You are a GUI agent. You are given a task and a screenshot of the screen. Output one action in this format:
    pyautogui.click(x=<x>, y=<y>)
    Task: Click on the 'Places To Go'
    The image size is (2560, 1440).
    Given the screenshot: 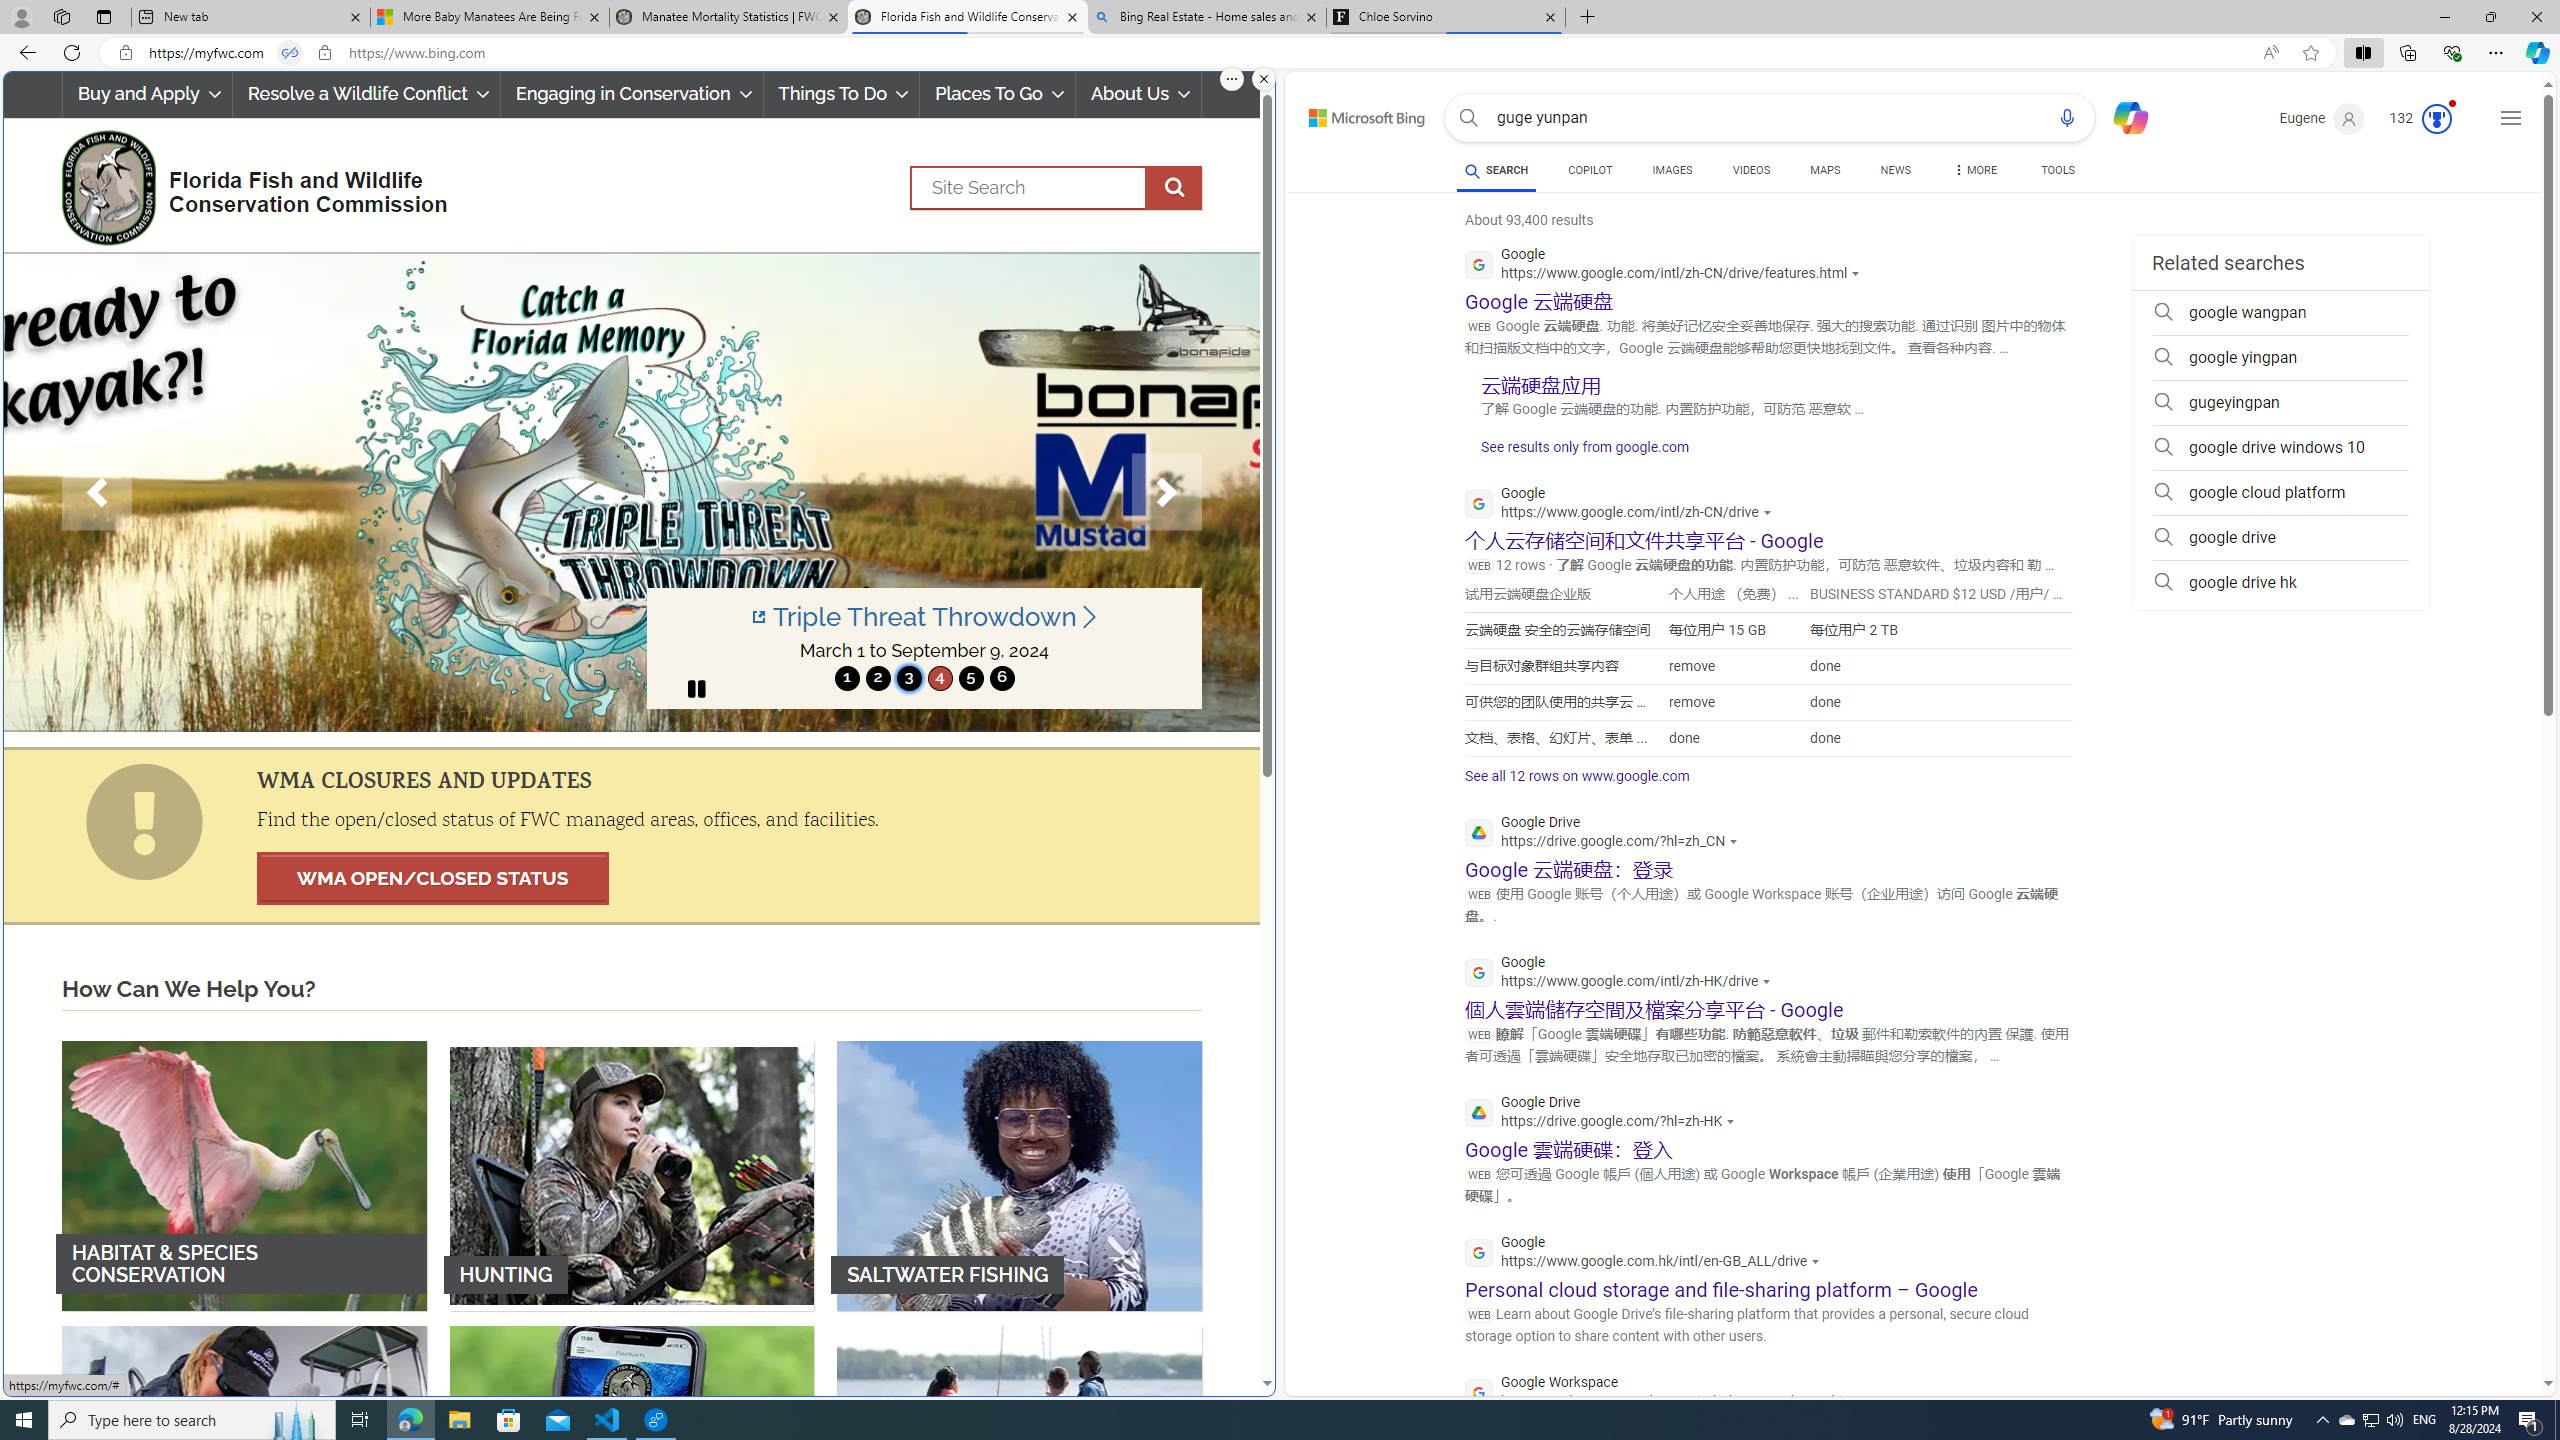 What is the action you would take?
    pyautogui.click(x=996, y=93)
    